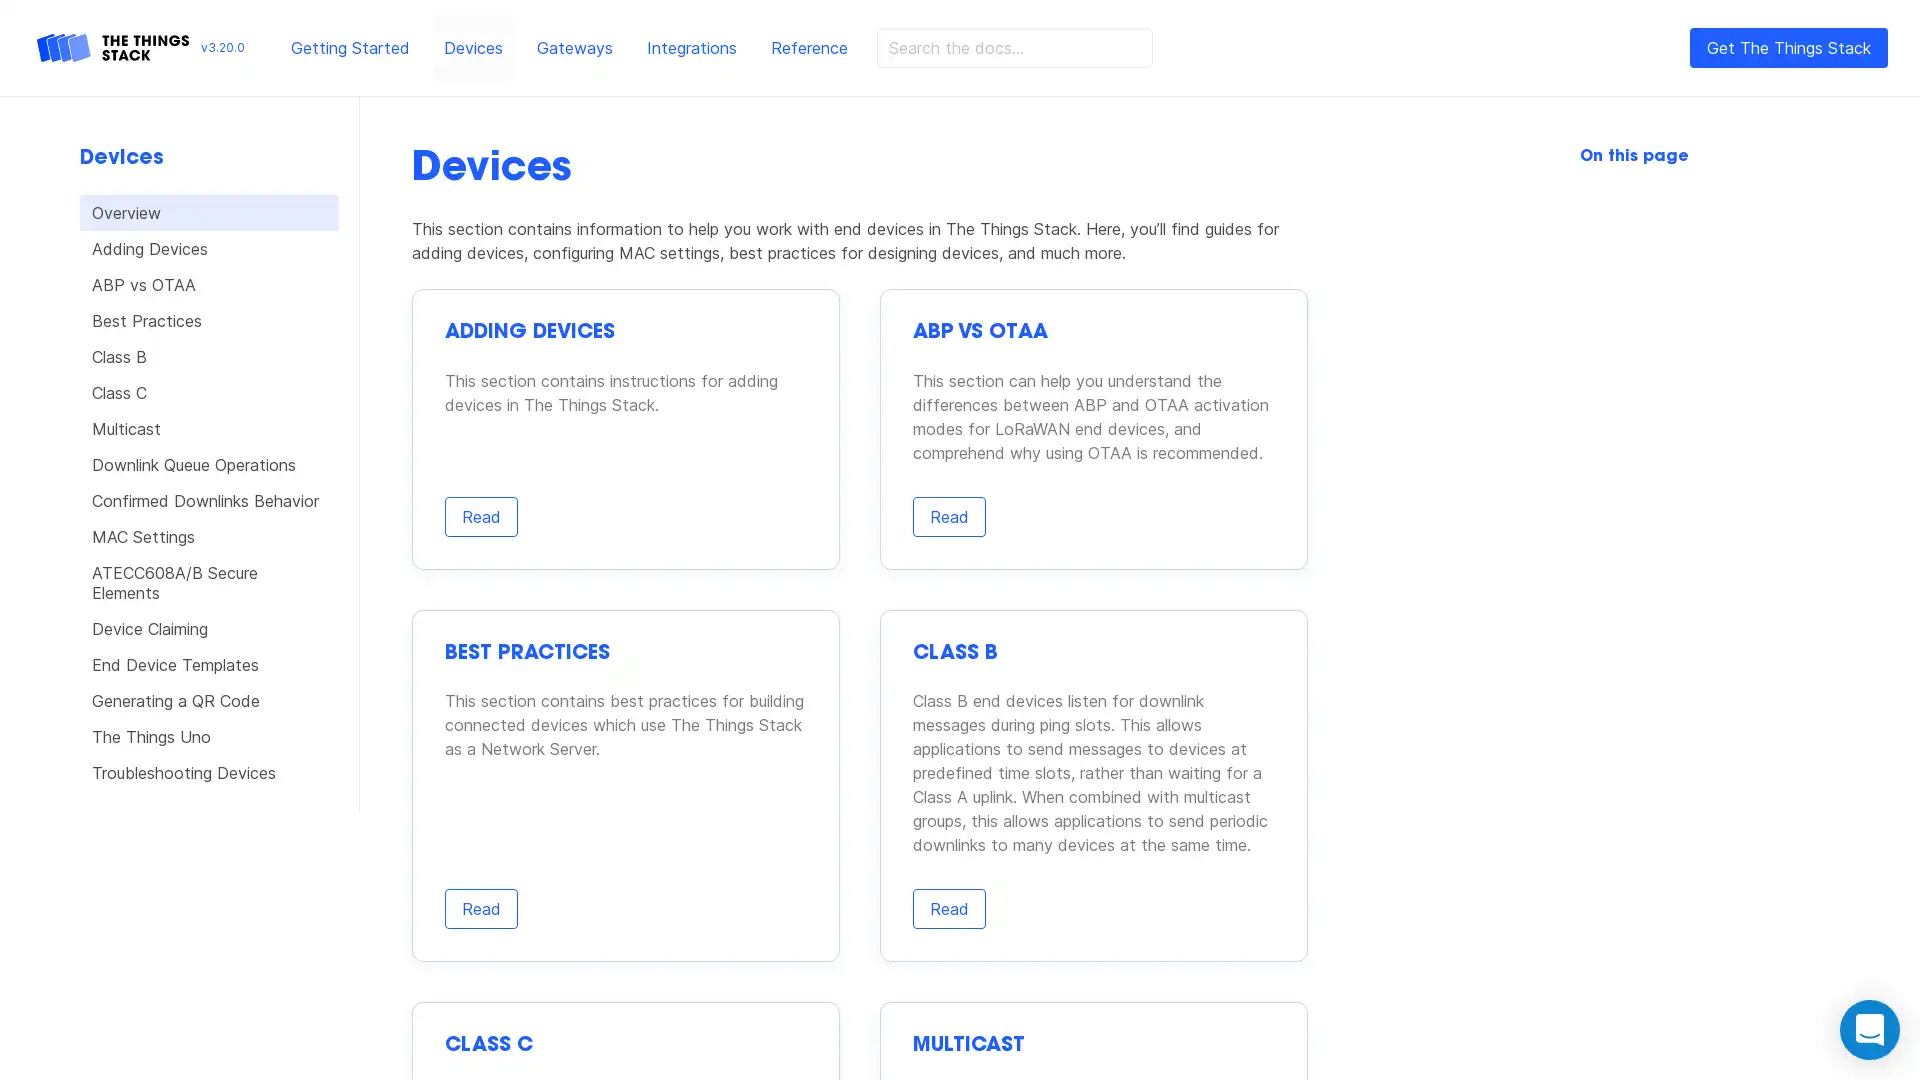 Image resolution: width=1920 pixels, height=1080 pixels. Describe the element at coordinates (1869, 1029) in the screenshot. I see `Open Intercom Messenger` at that location.